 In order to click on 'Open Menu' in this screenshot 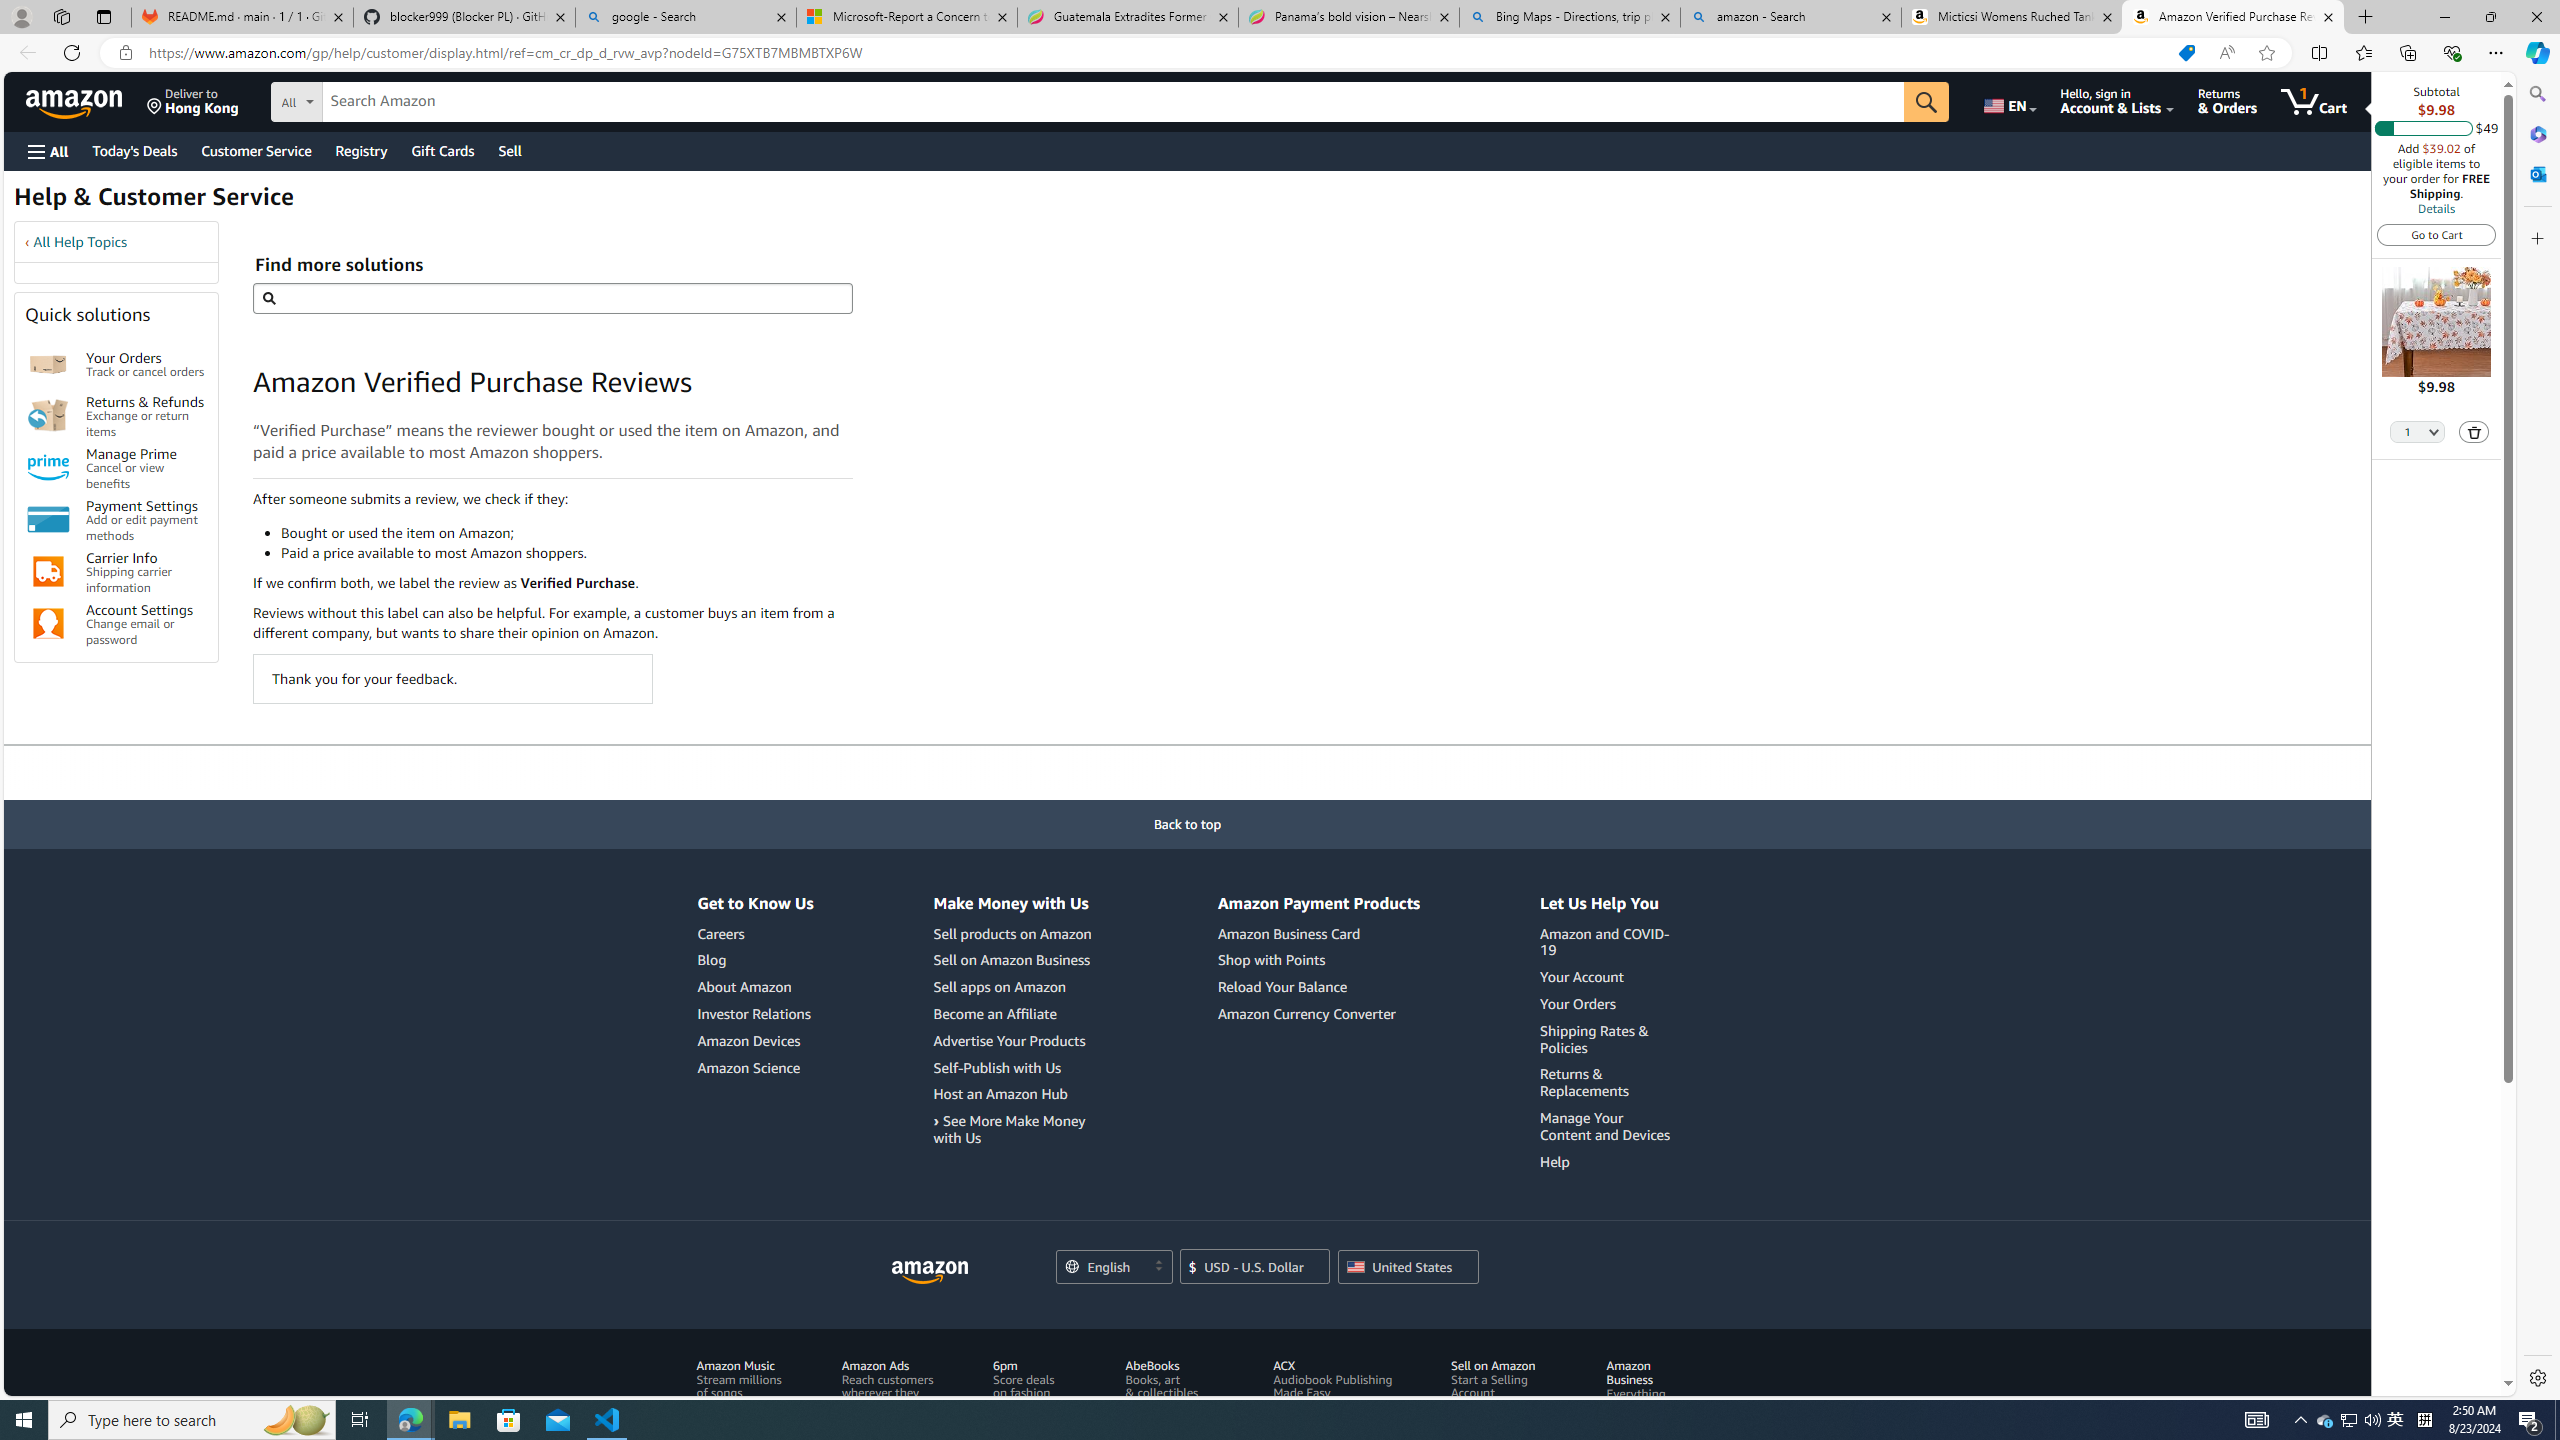, I will do `click(46, 150)`.